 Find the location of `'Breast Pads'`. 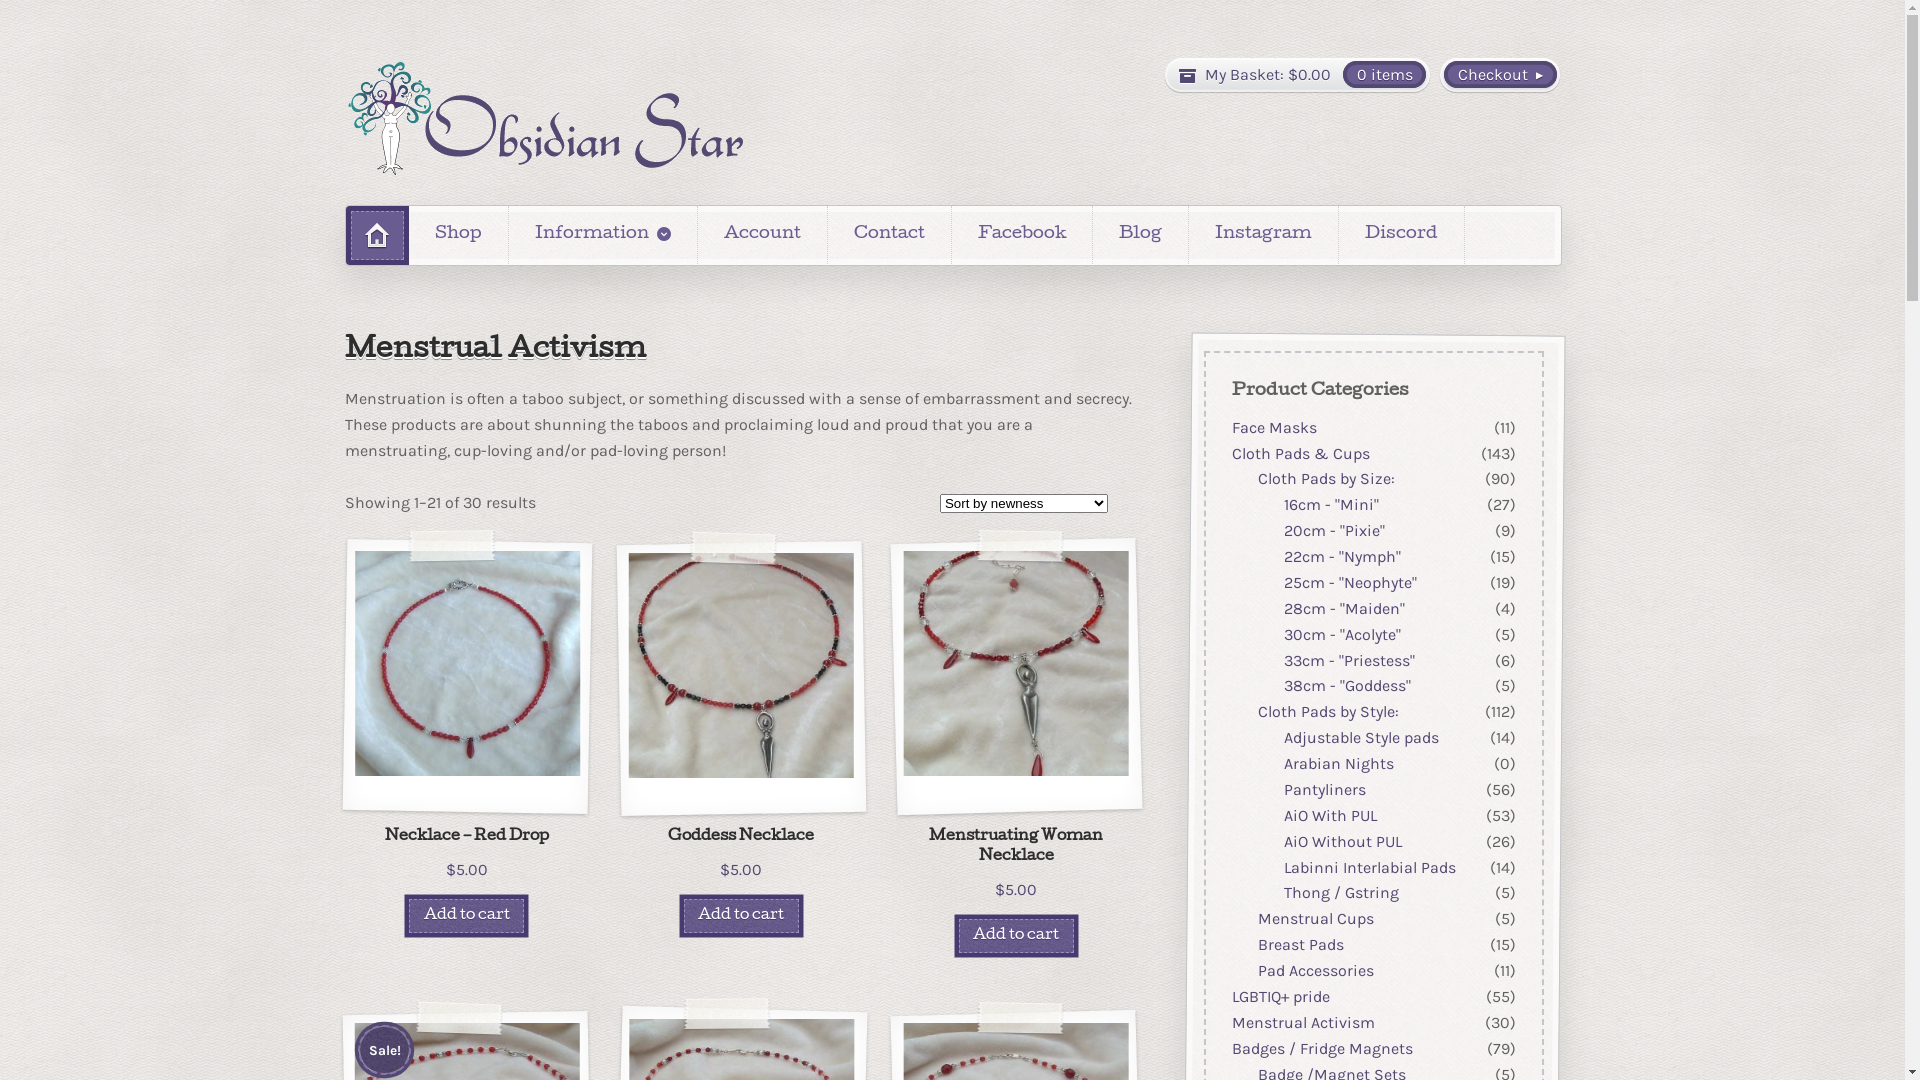

'Breast Pads' is located at coordinates (1300, 944).